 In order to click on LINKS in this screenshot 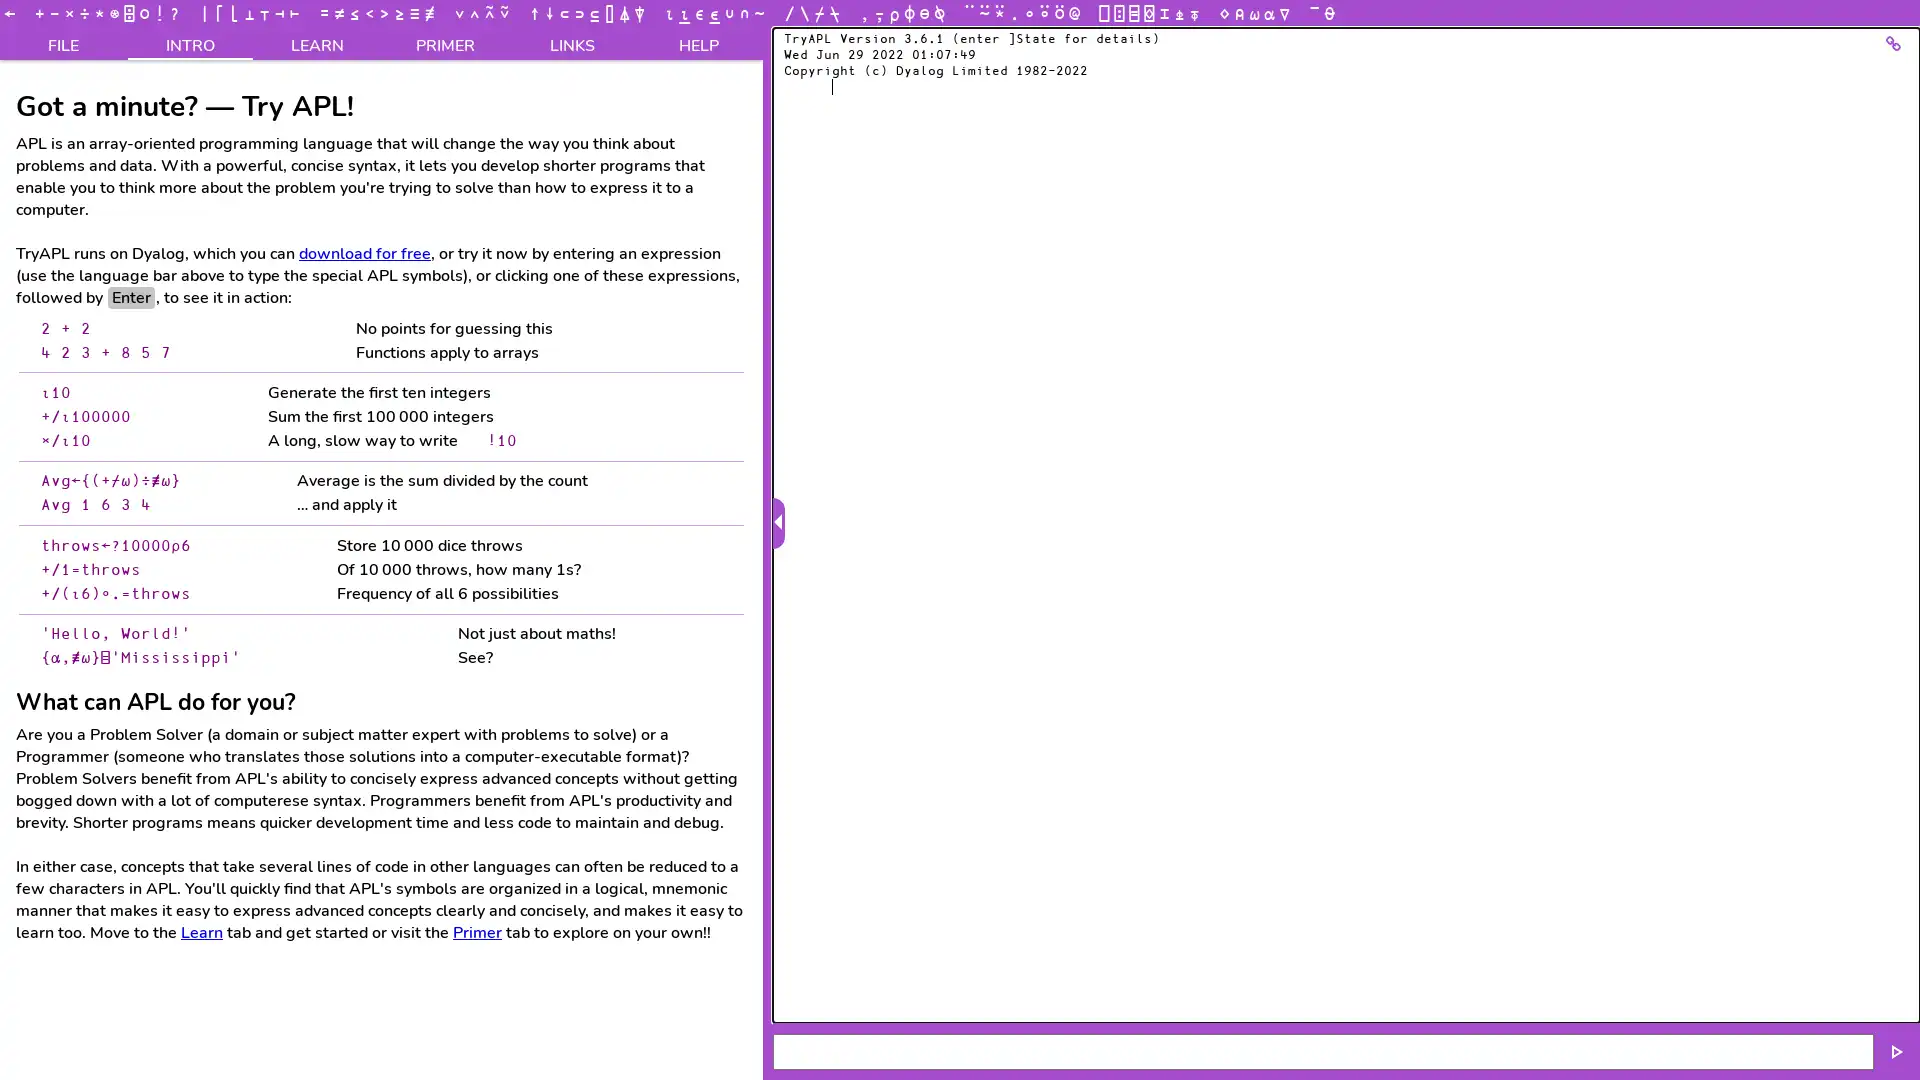, I will do `click(570, 44)`.